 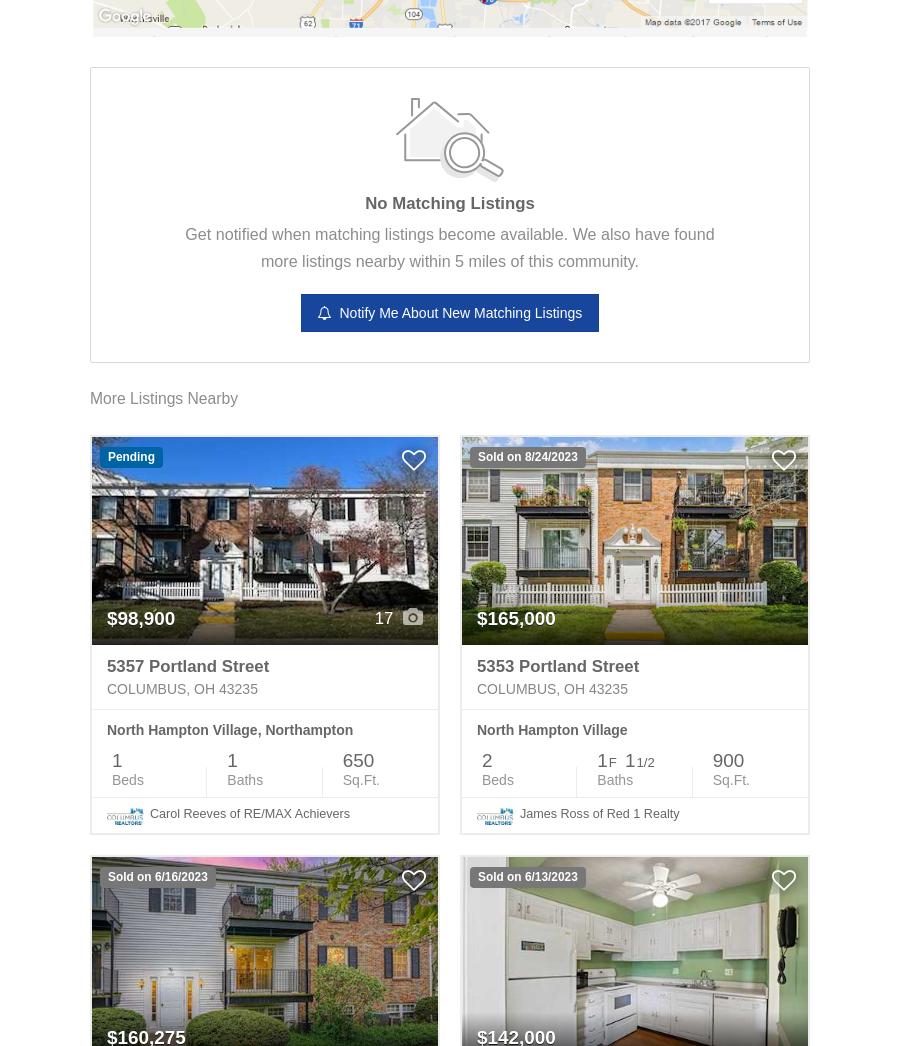 What do you see at coordinates (163, 398) in the screenshot?
I see `'More Listings Nearby'` at bounding box center [163, 398].